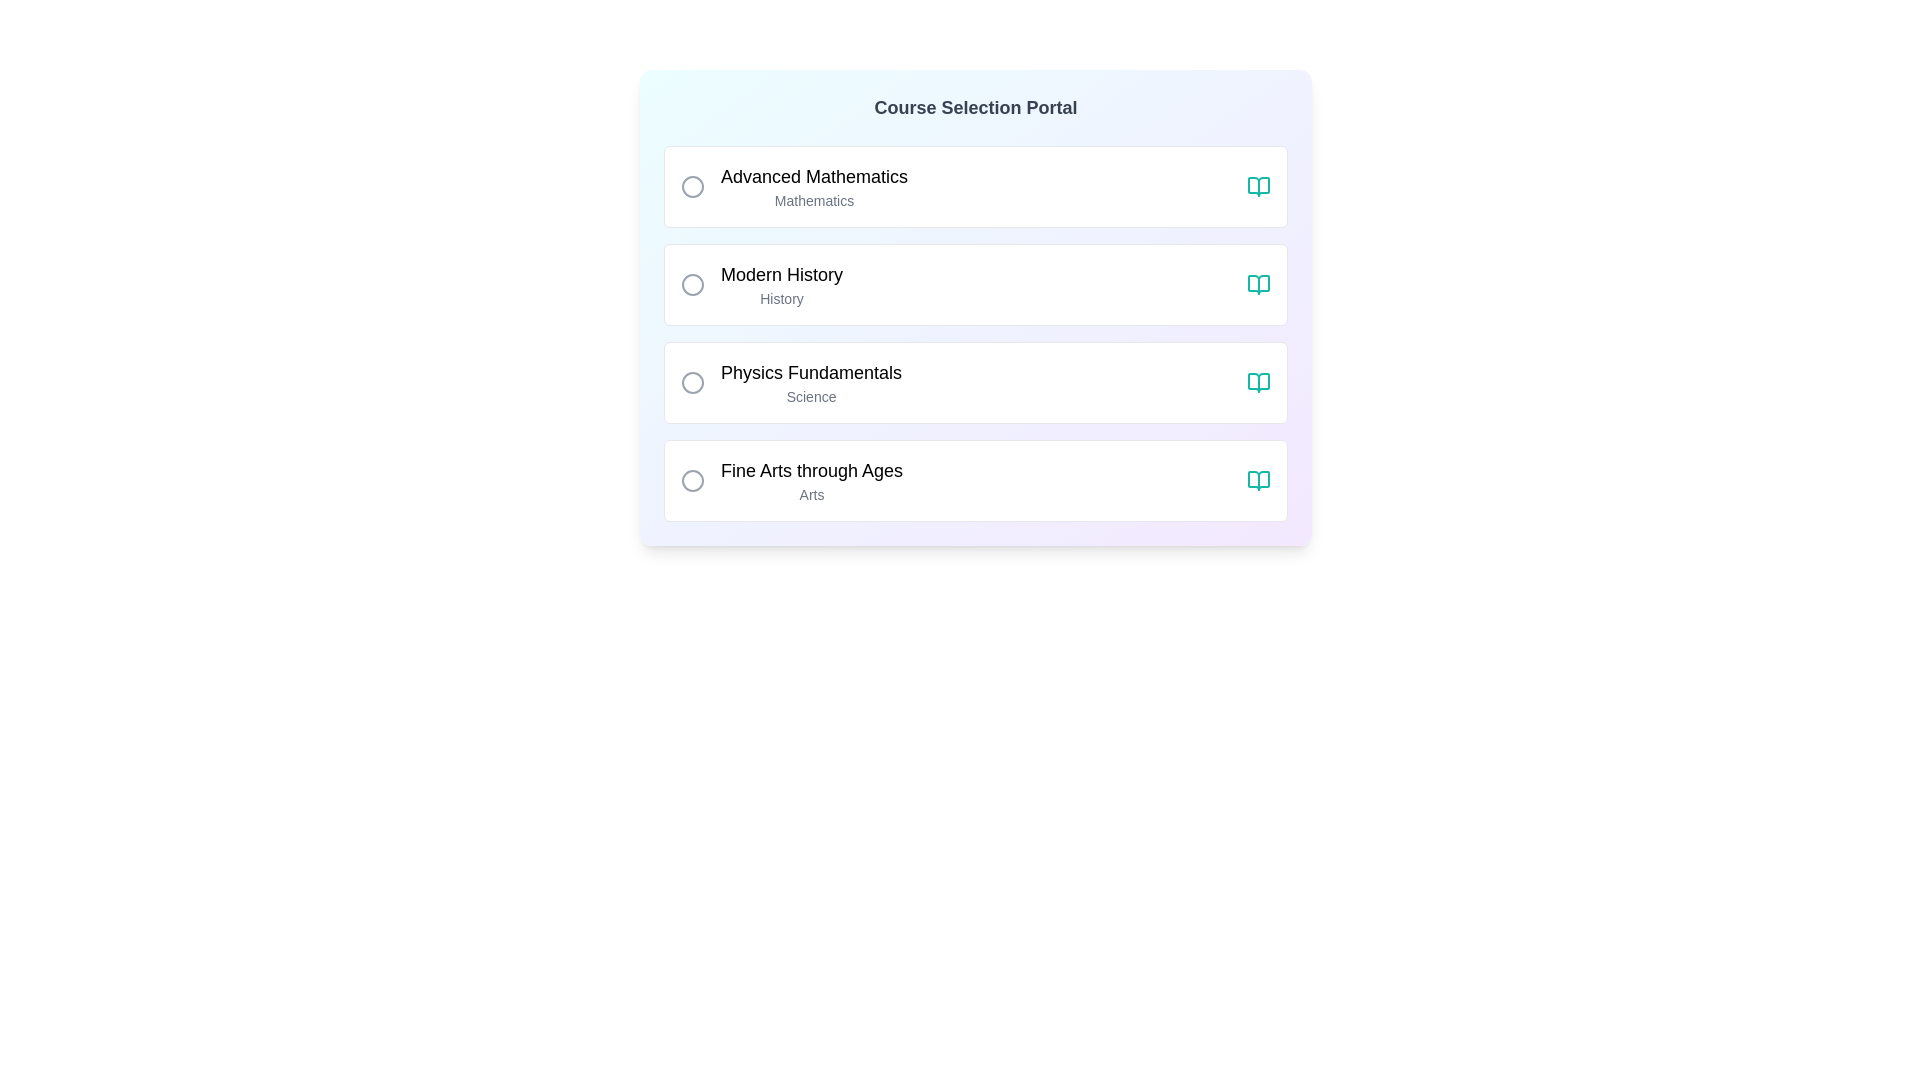 The image size is (1920, 1080). Describe the element at coordinates (1257, 285) in the screenshot. I see `the icon at the extreme right of the 'Modern History' course entry` at that location.